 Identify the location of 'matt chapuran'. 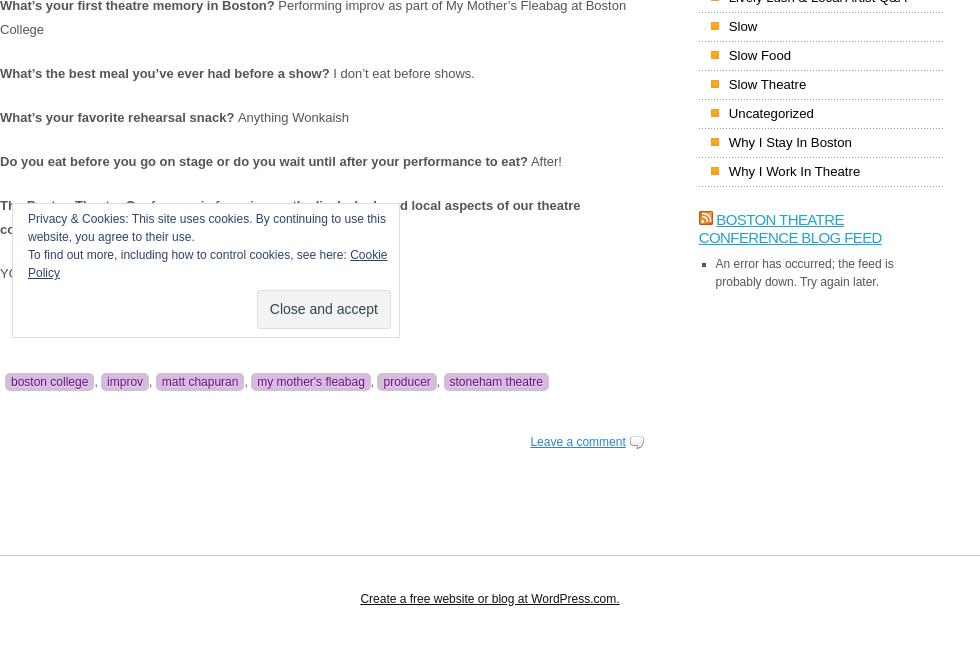
(199, 382).